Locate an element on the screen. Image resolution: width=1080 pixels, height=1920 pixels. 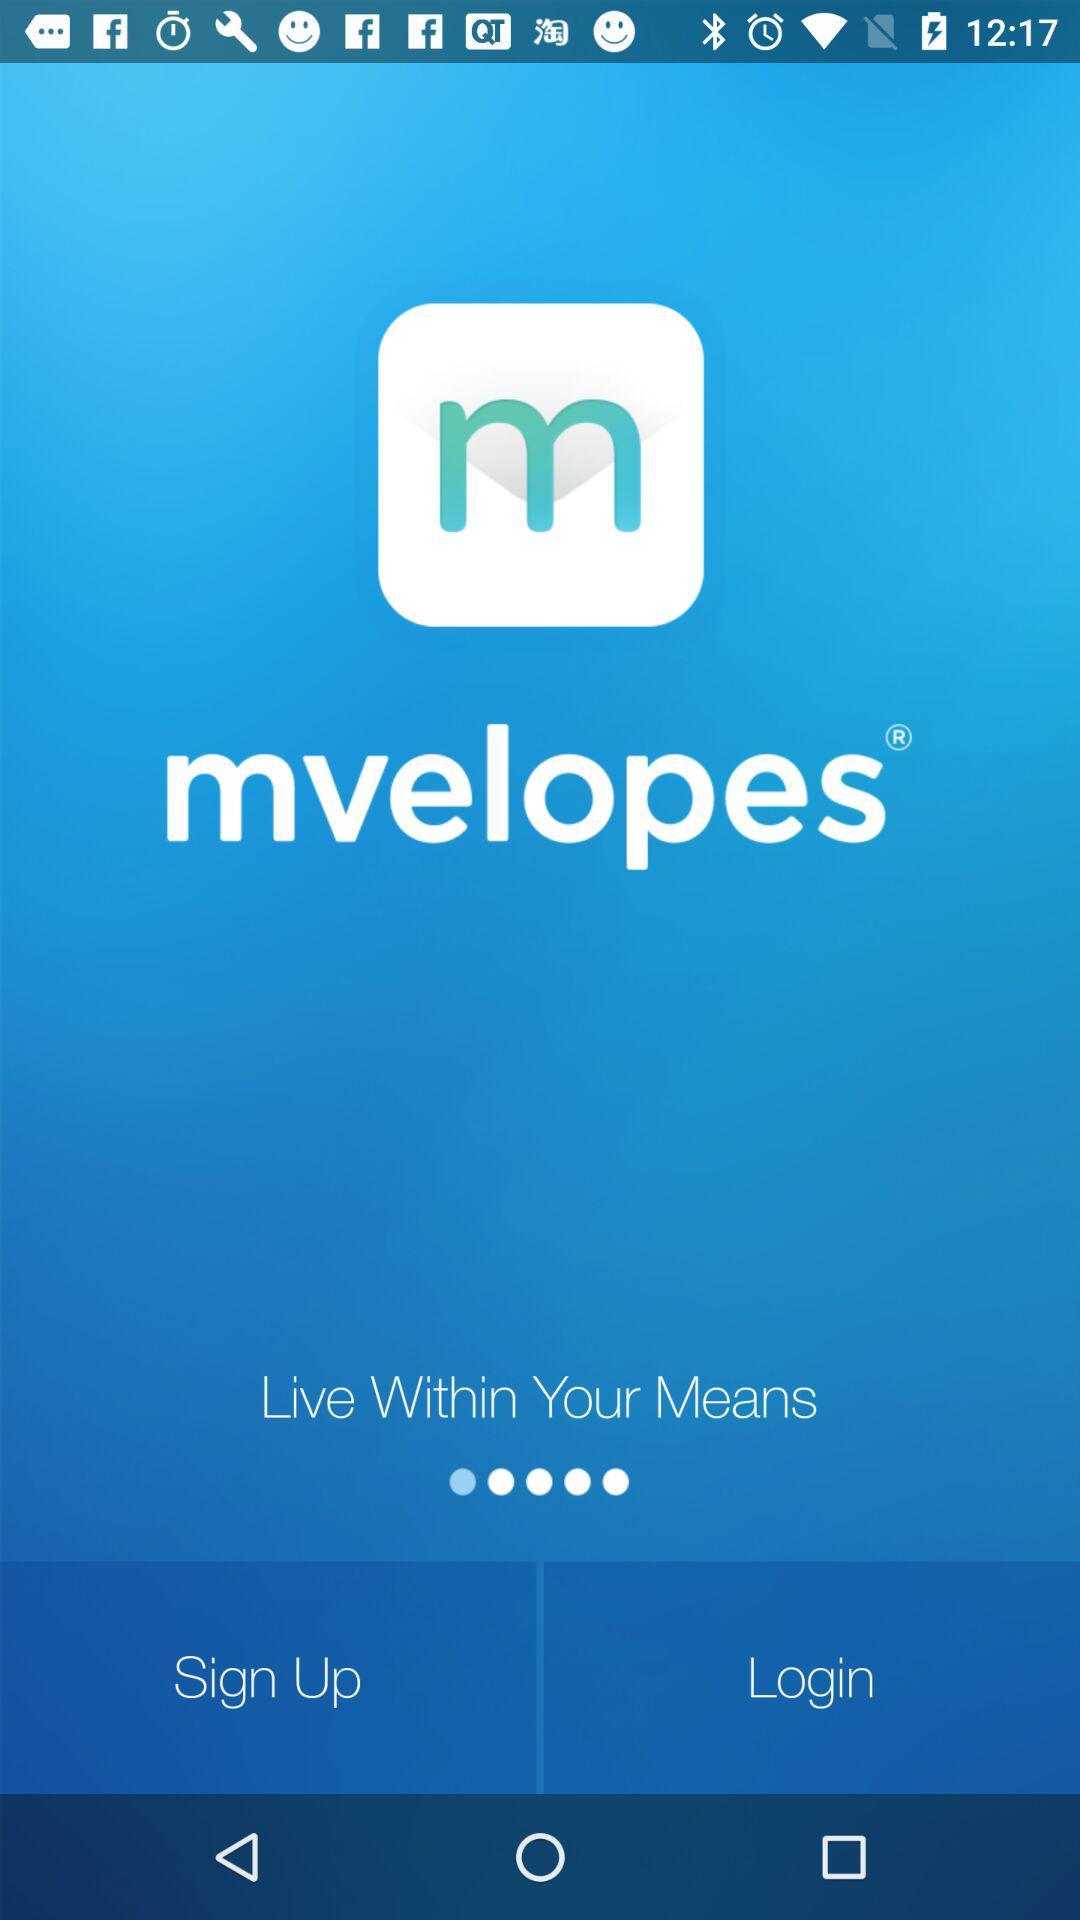
the login is located at coordinates (811, 1677).